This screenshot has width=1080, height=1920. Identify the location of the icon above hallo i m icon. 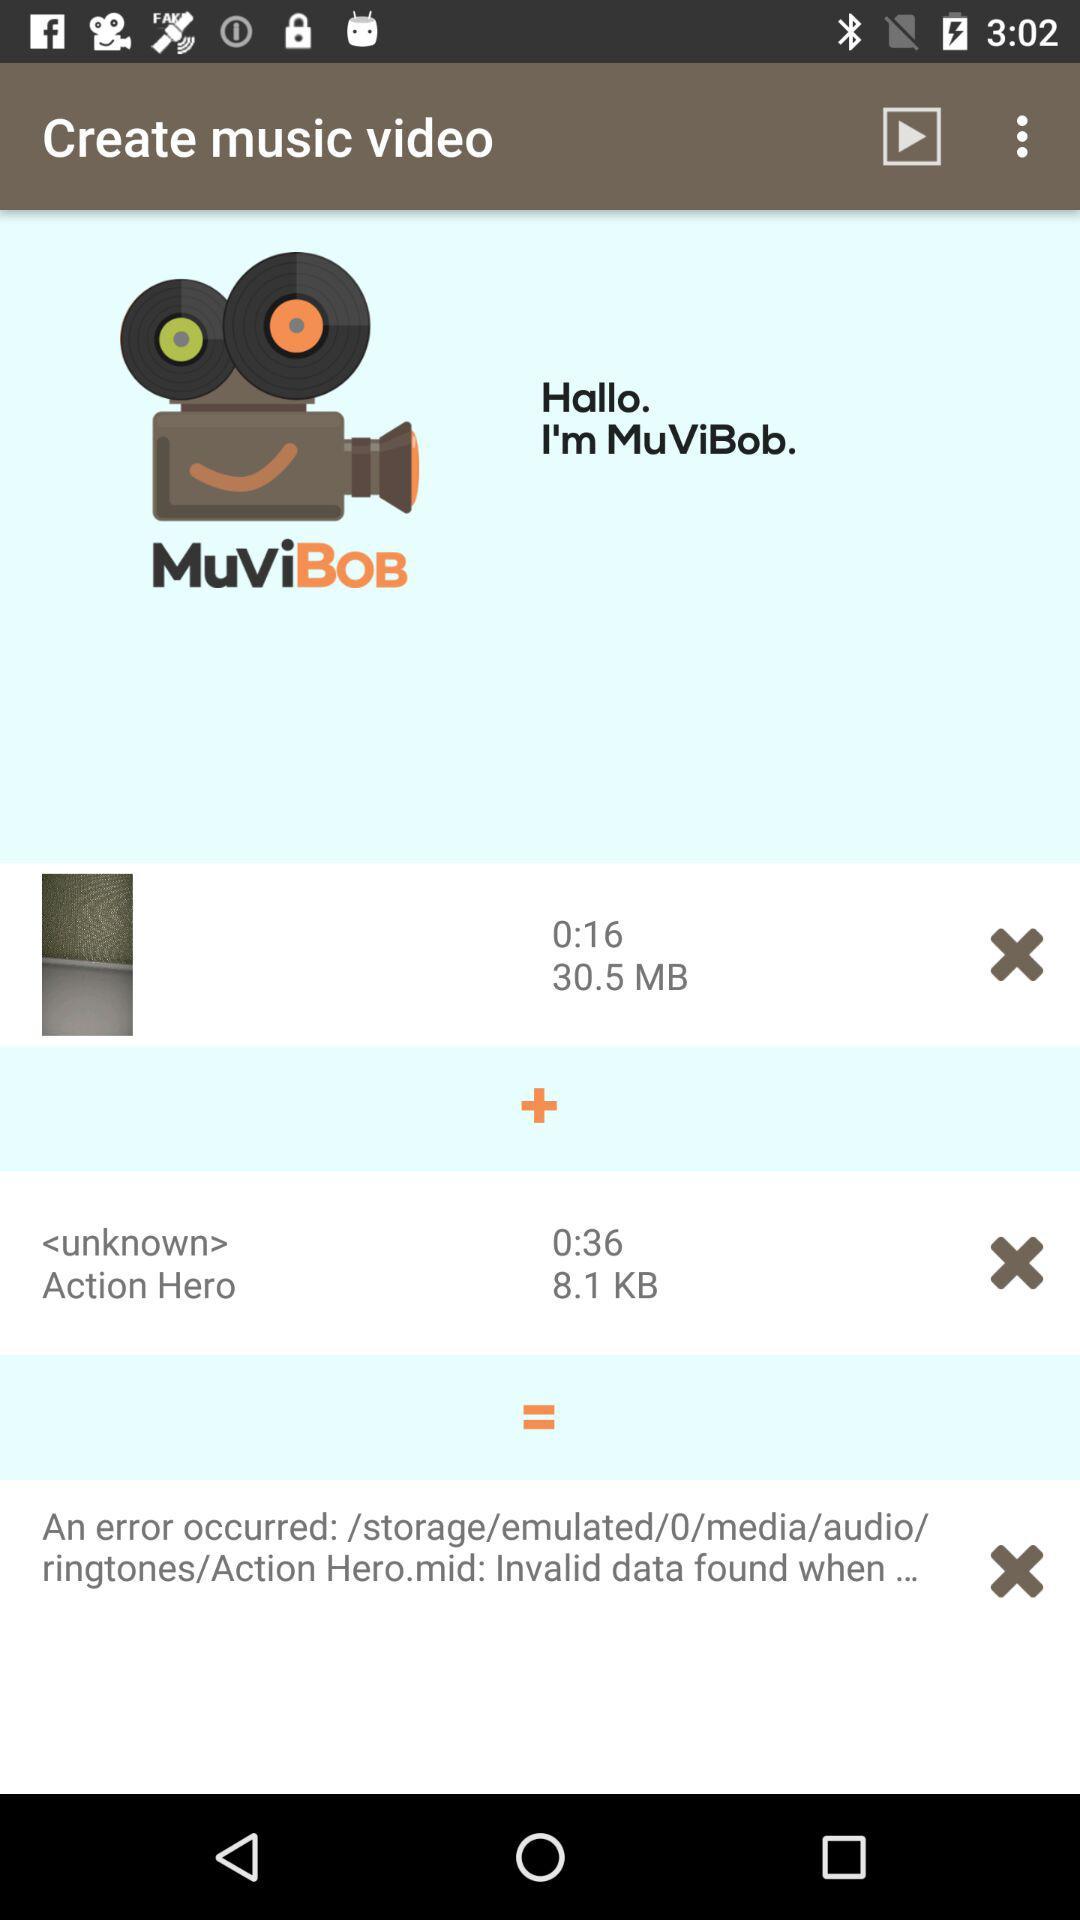
(1027, 135).